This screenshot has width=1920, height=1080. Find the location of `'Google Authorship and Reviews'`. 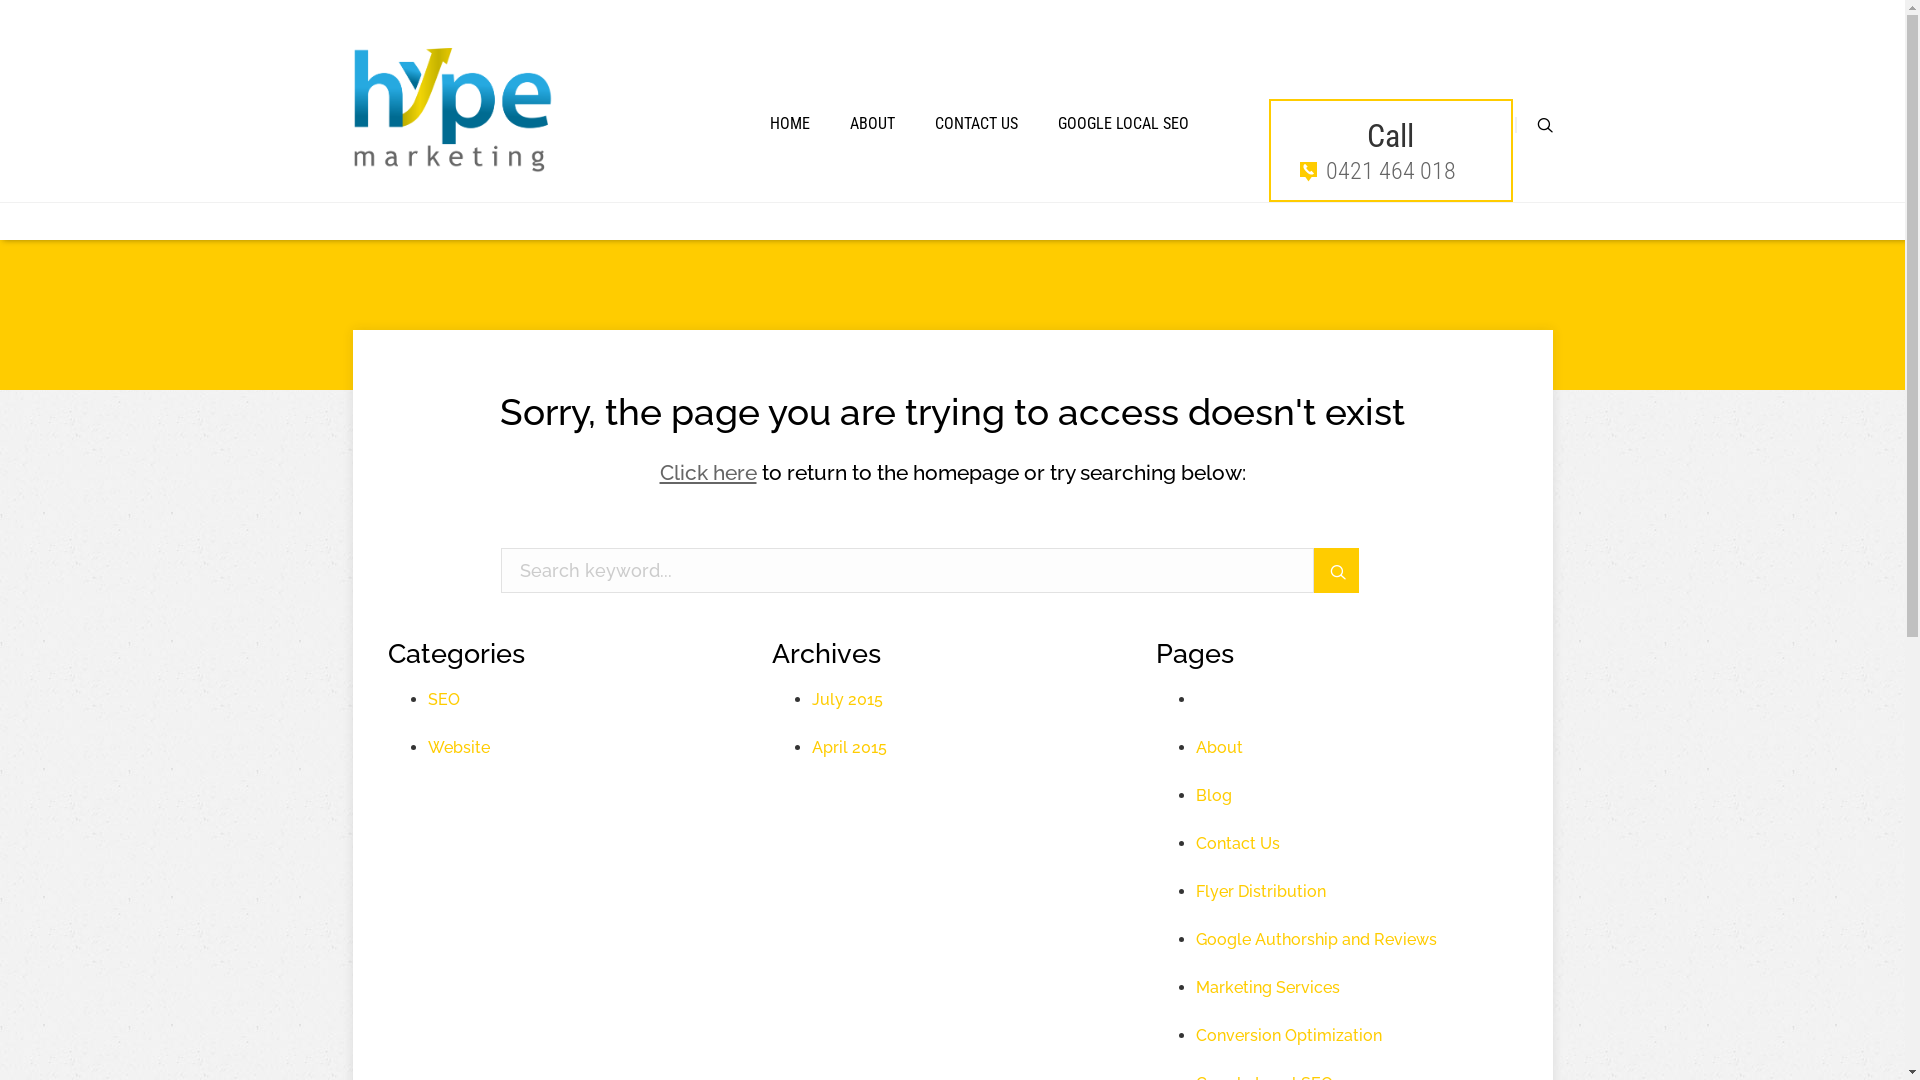

'Google Authorship and Reviews' is located at coordinates (1316, 939).